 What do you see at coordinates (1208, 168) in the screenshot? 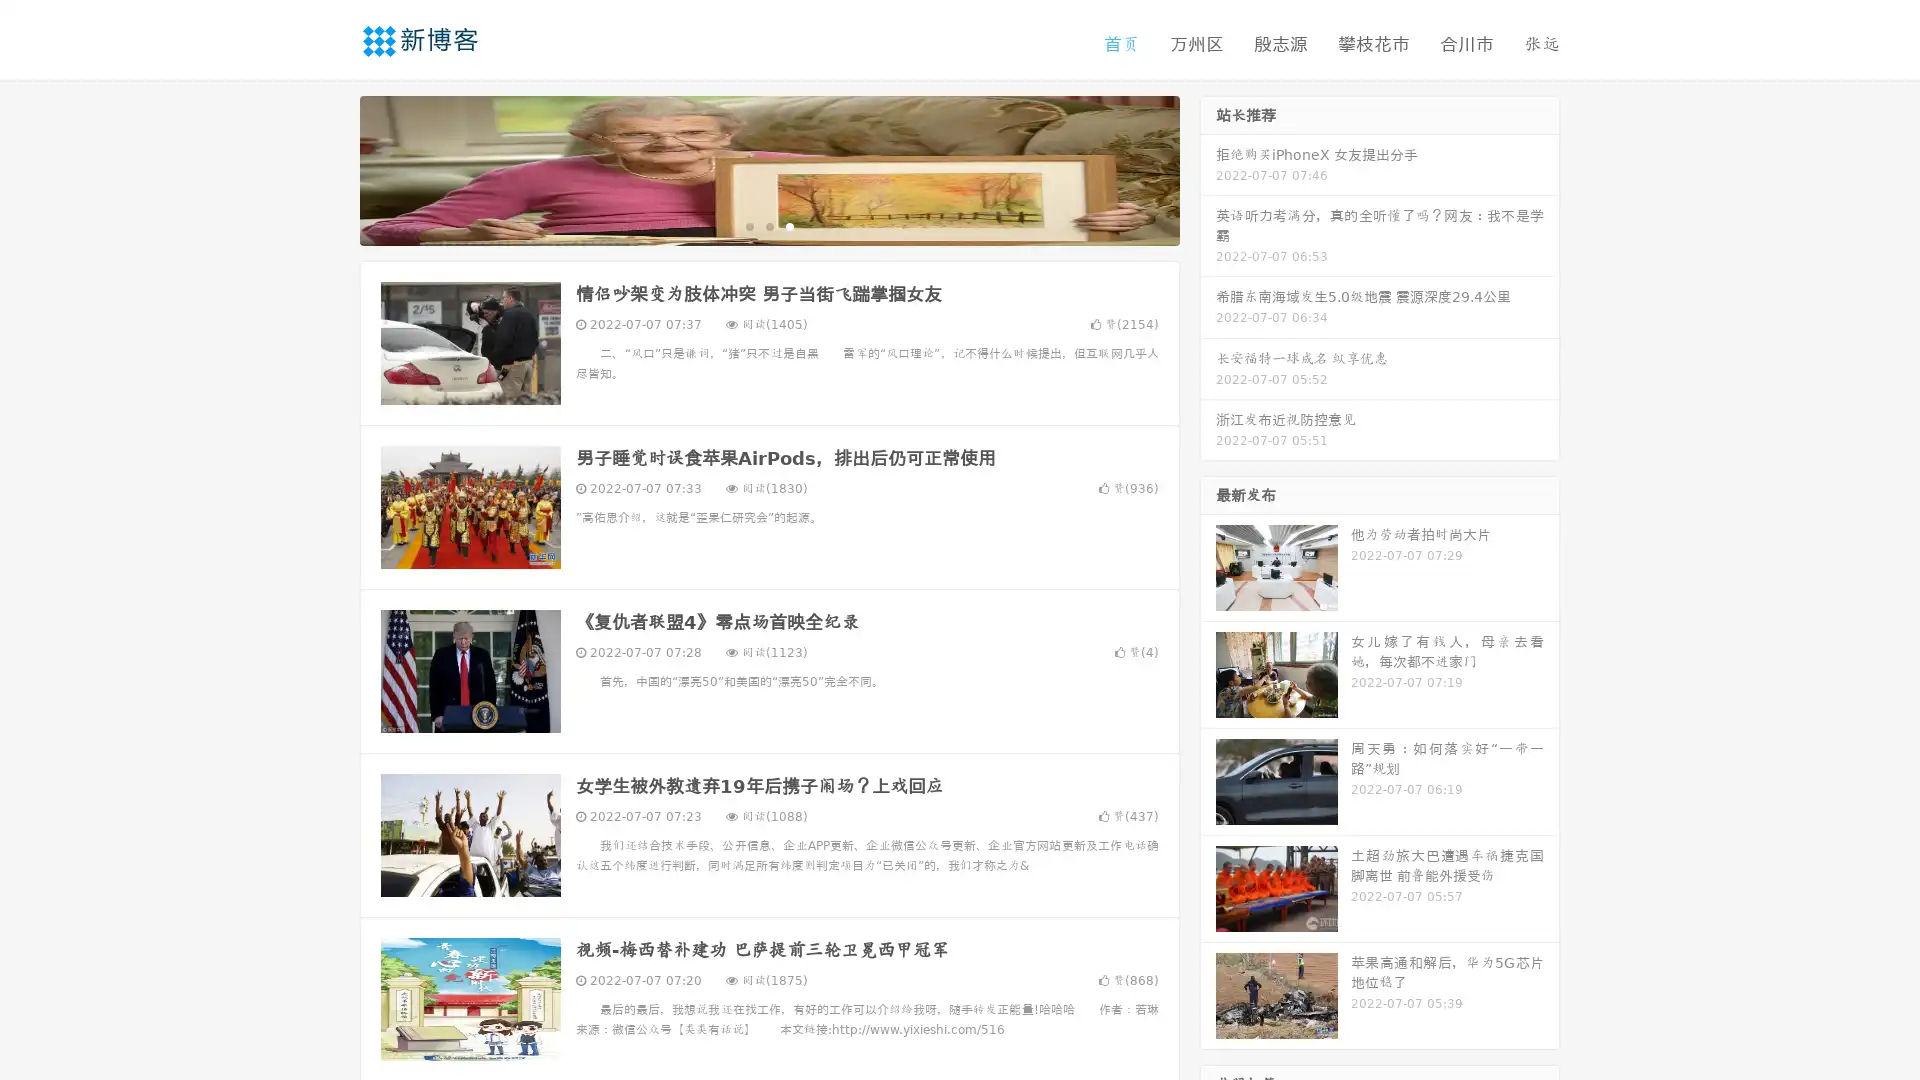
I see `Next slide` at bounding box center [1208, 168].